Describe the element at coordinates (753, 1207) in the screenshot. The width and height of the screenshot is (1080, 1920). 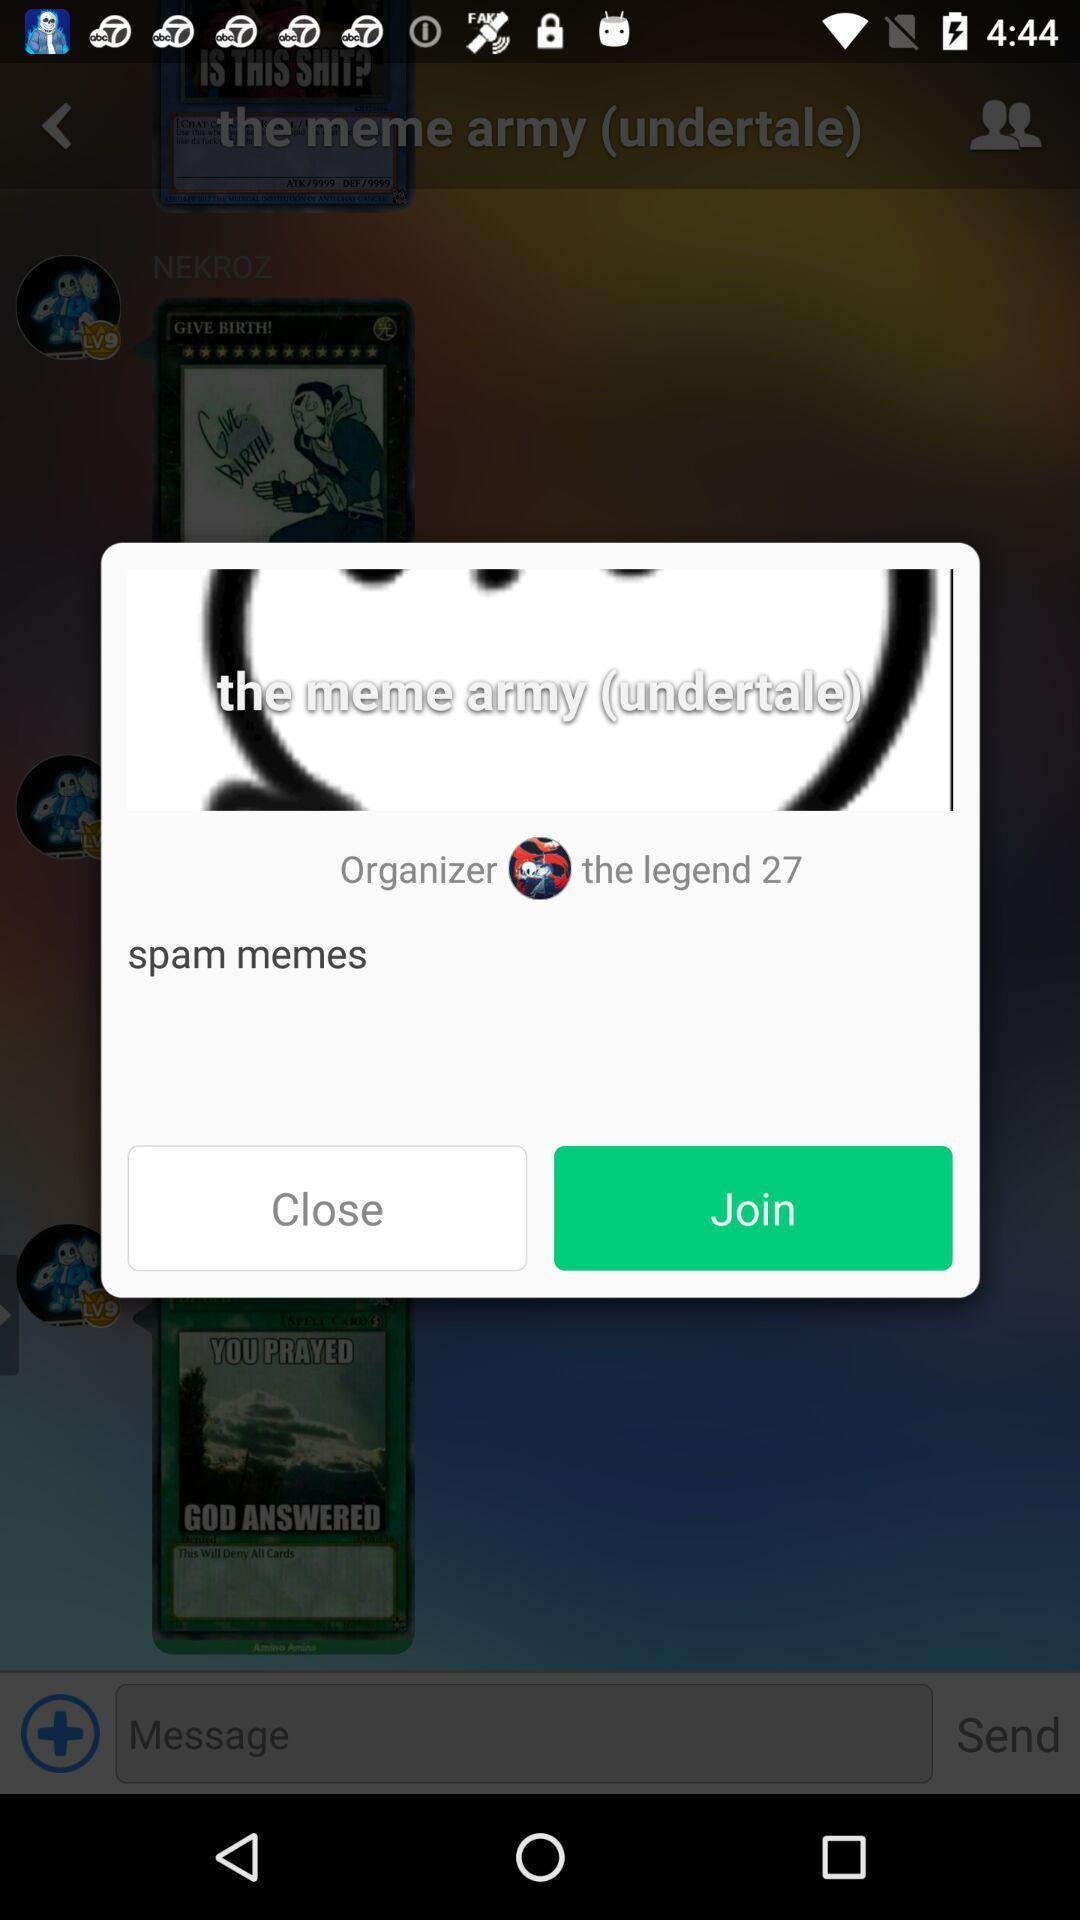
I see `the icon to the right of the close item` at that location.